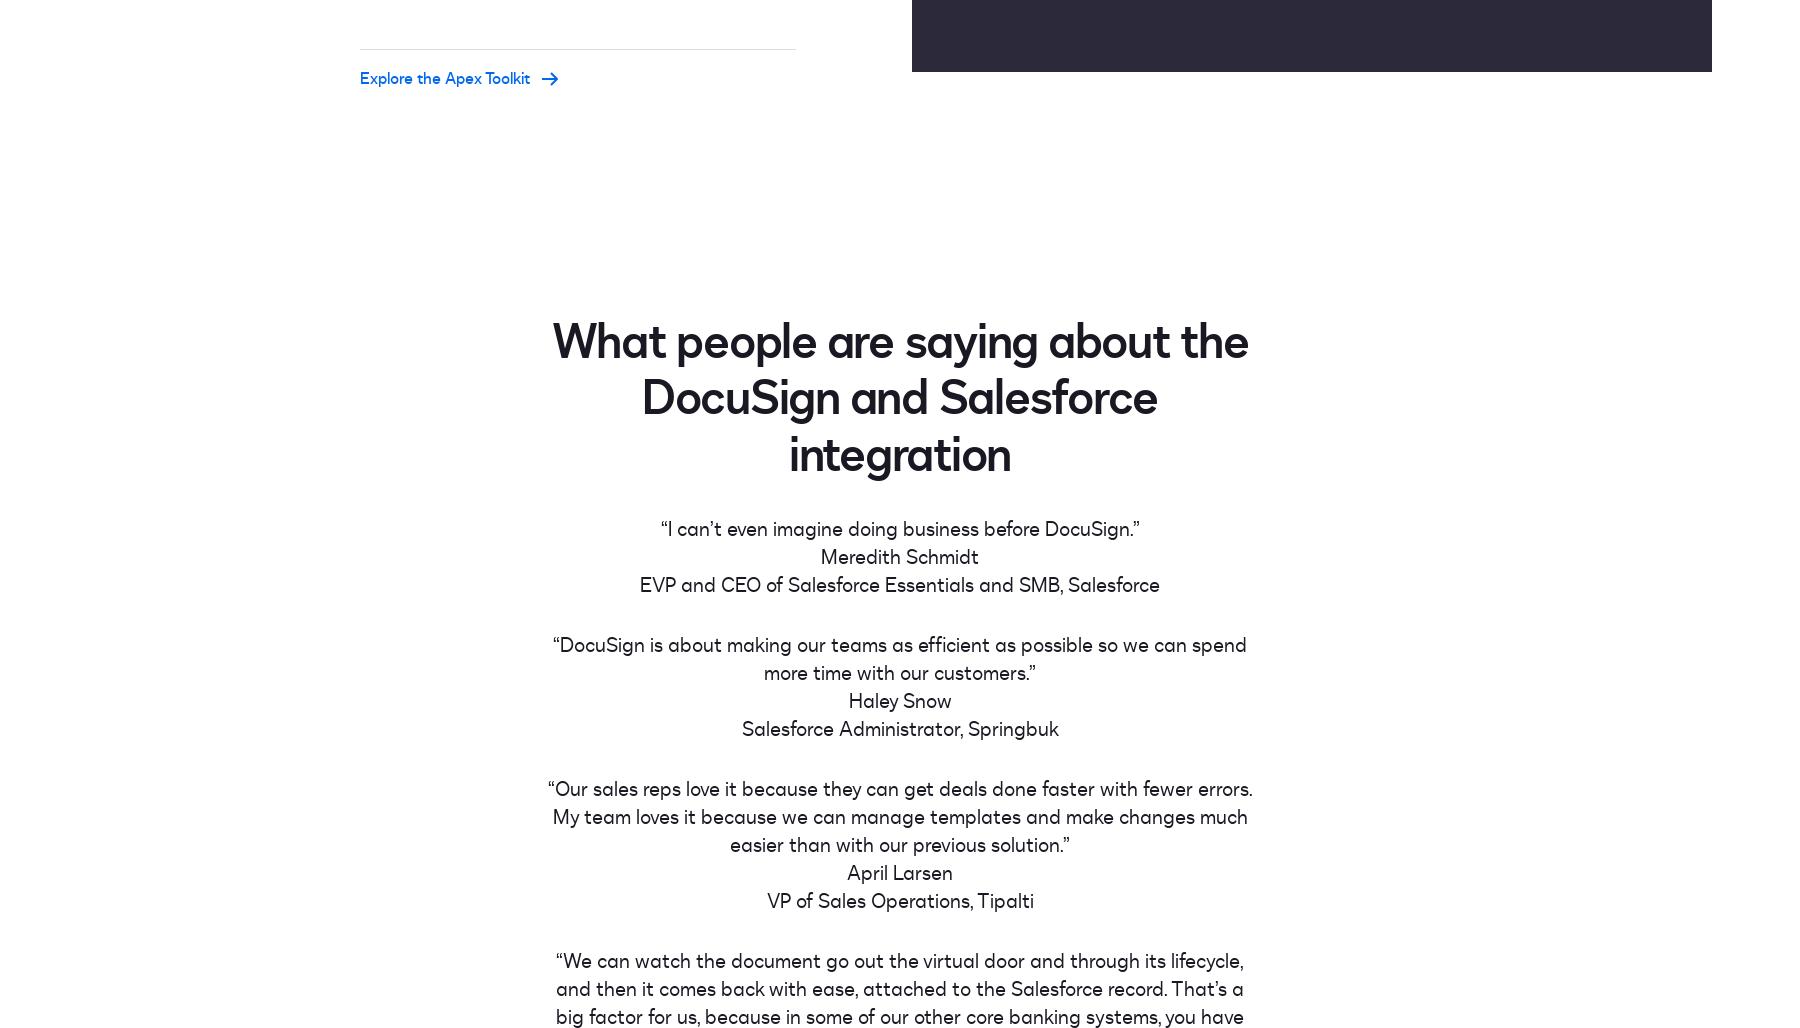  I want to click on 'April Larsen', so click(900, 871).